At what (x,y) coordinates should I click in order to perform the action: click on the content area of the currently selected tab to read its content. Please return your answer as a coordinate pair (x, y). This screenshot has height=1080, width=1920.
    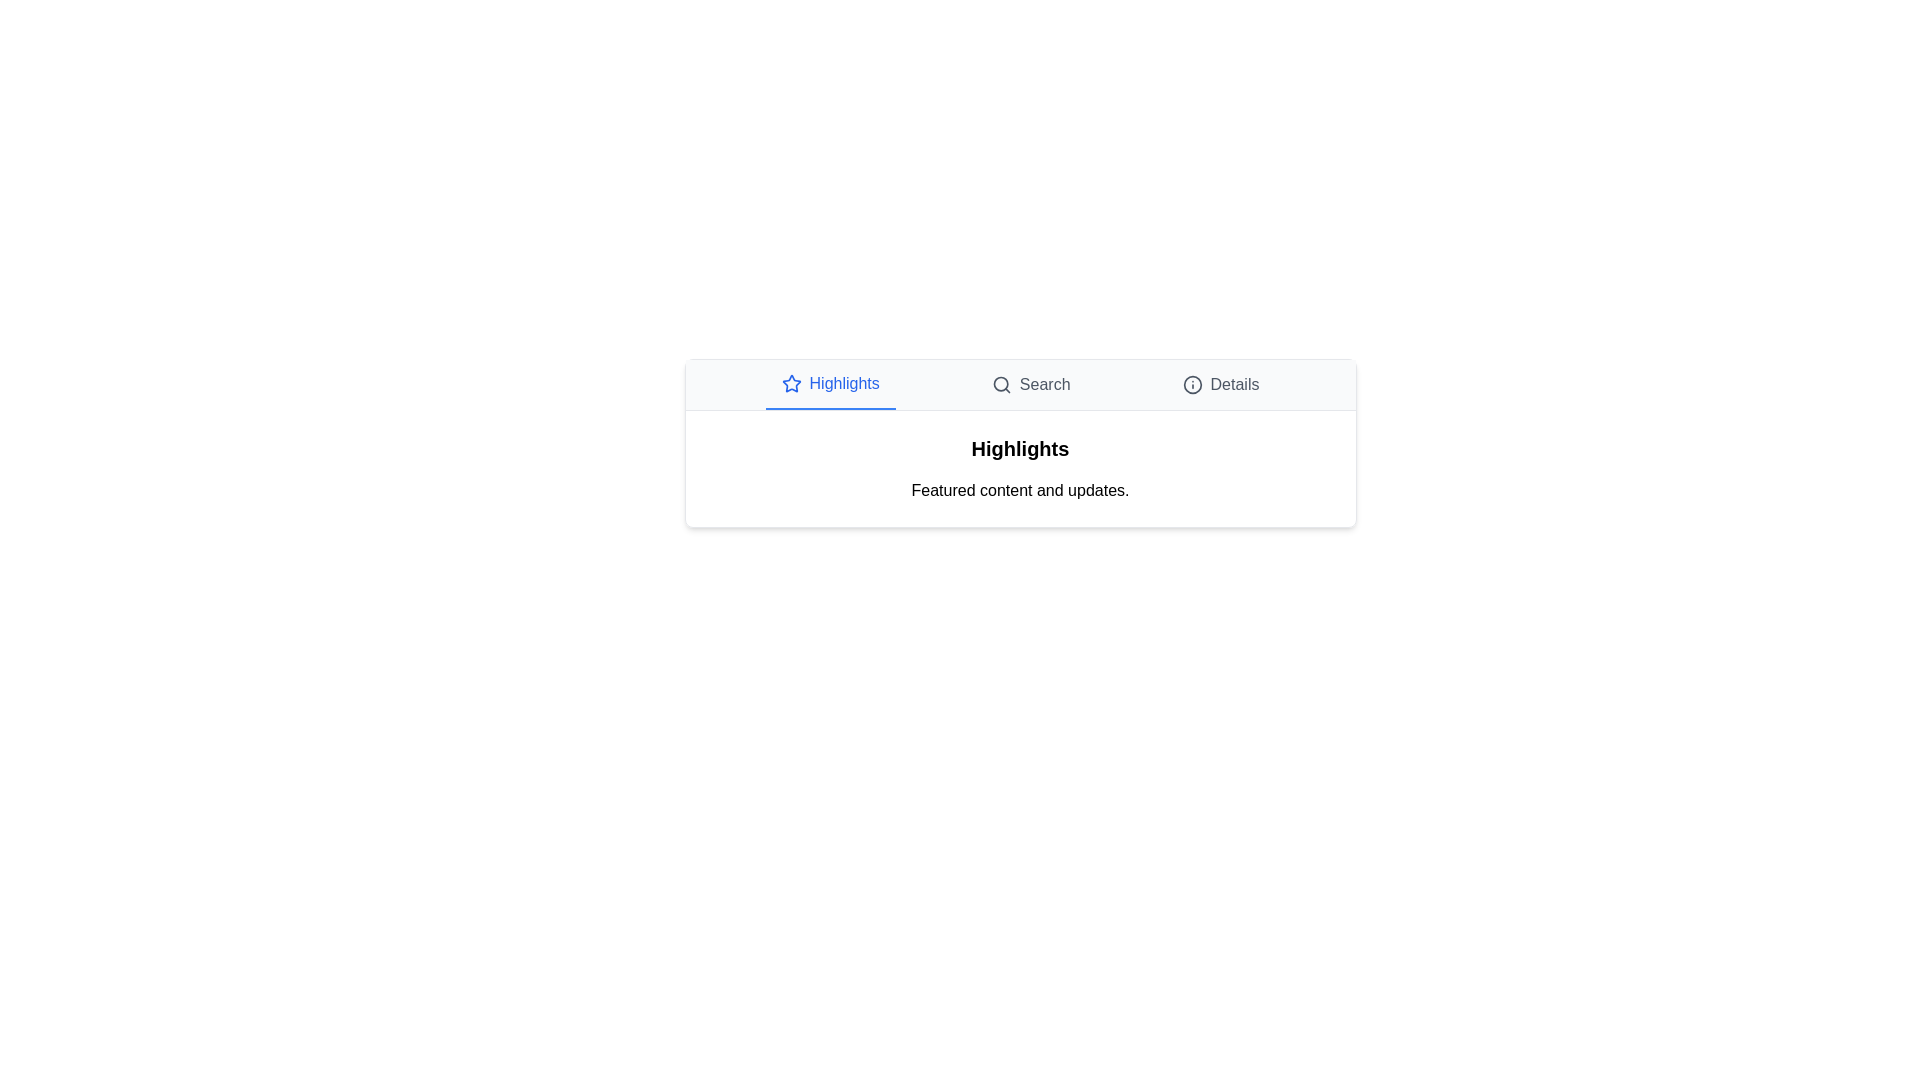
    Looking at the image, I should click on (1020, 469).